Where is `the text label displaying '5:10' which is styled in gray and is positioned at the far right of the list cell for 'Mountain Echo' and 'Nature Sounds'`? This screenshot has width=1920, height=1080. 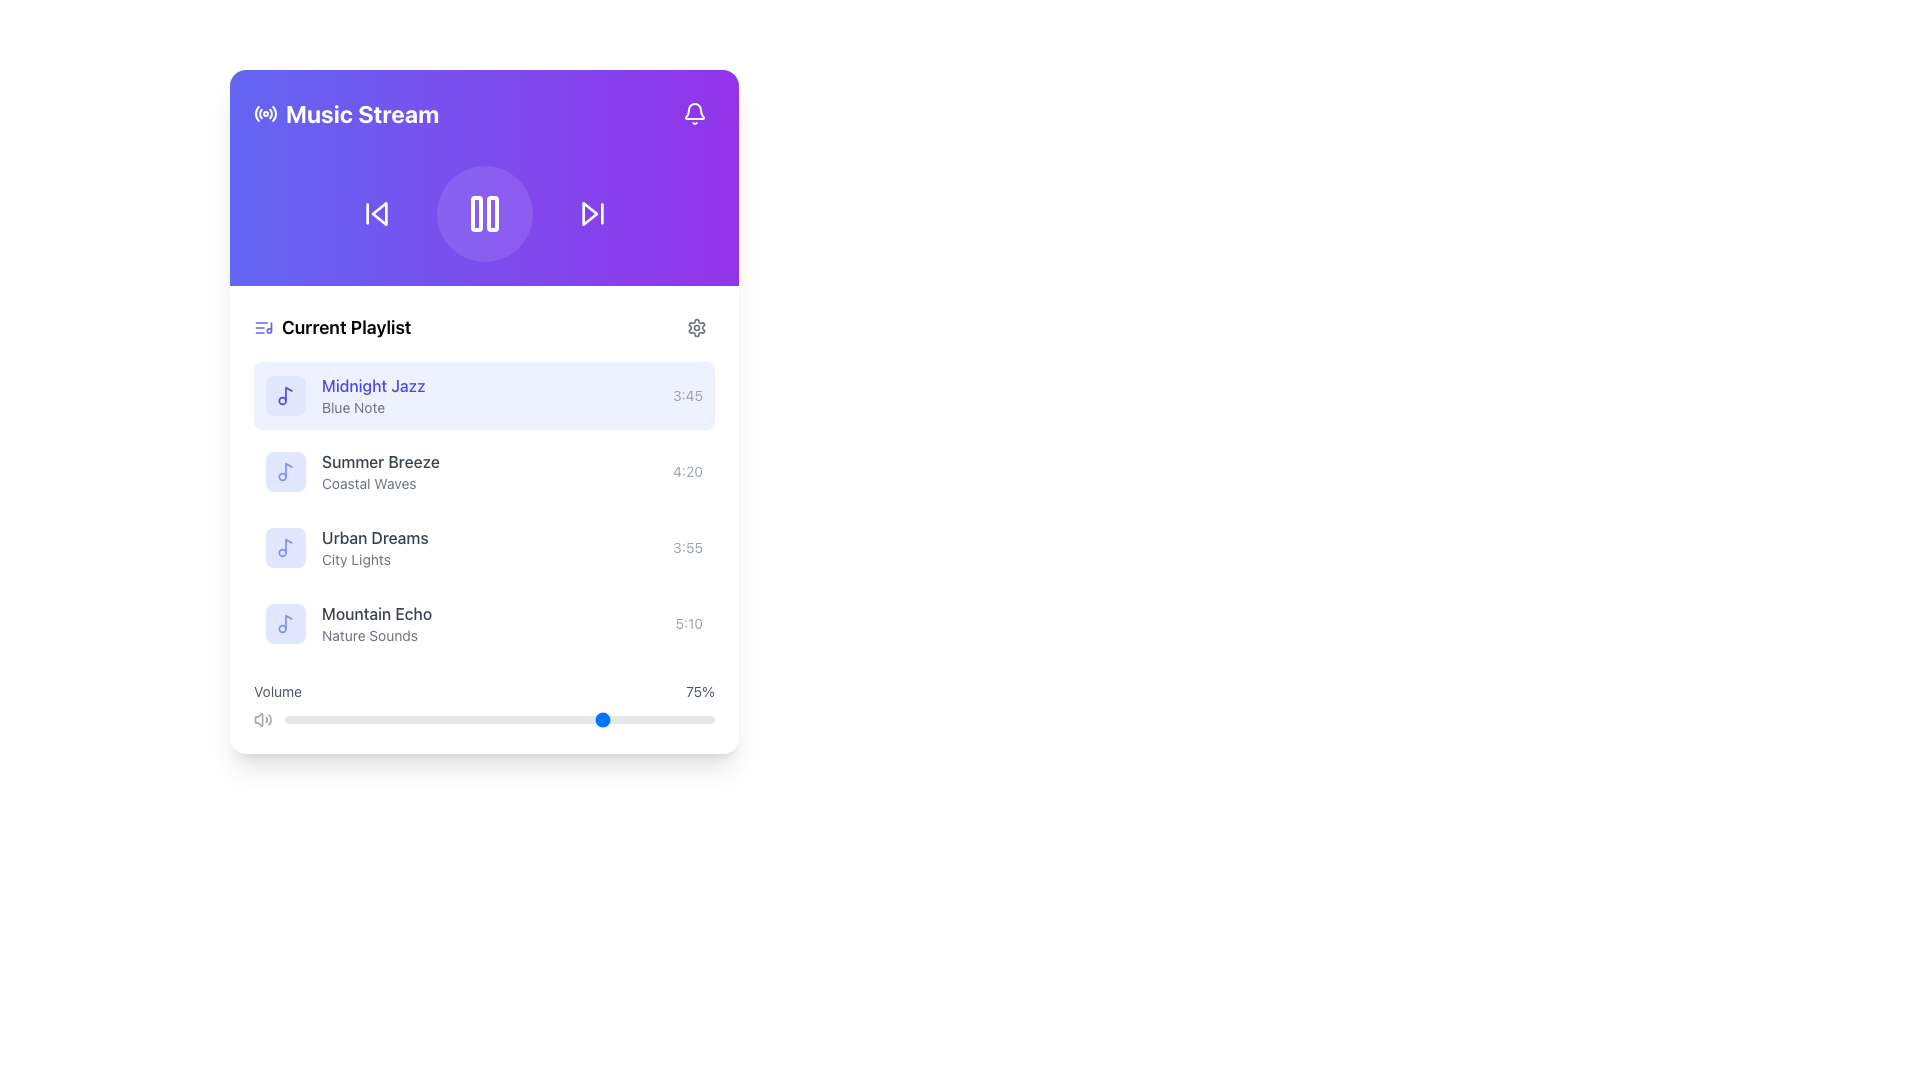
the text label displaying '5:10' which is styled in gray and is positioned at the far right of the list cell for 'Mountain Echo' and 'Nature Sounds' is located at coordinates (689, 623).